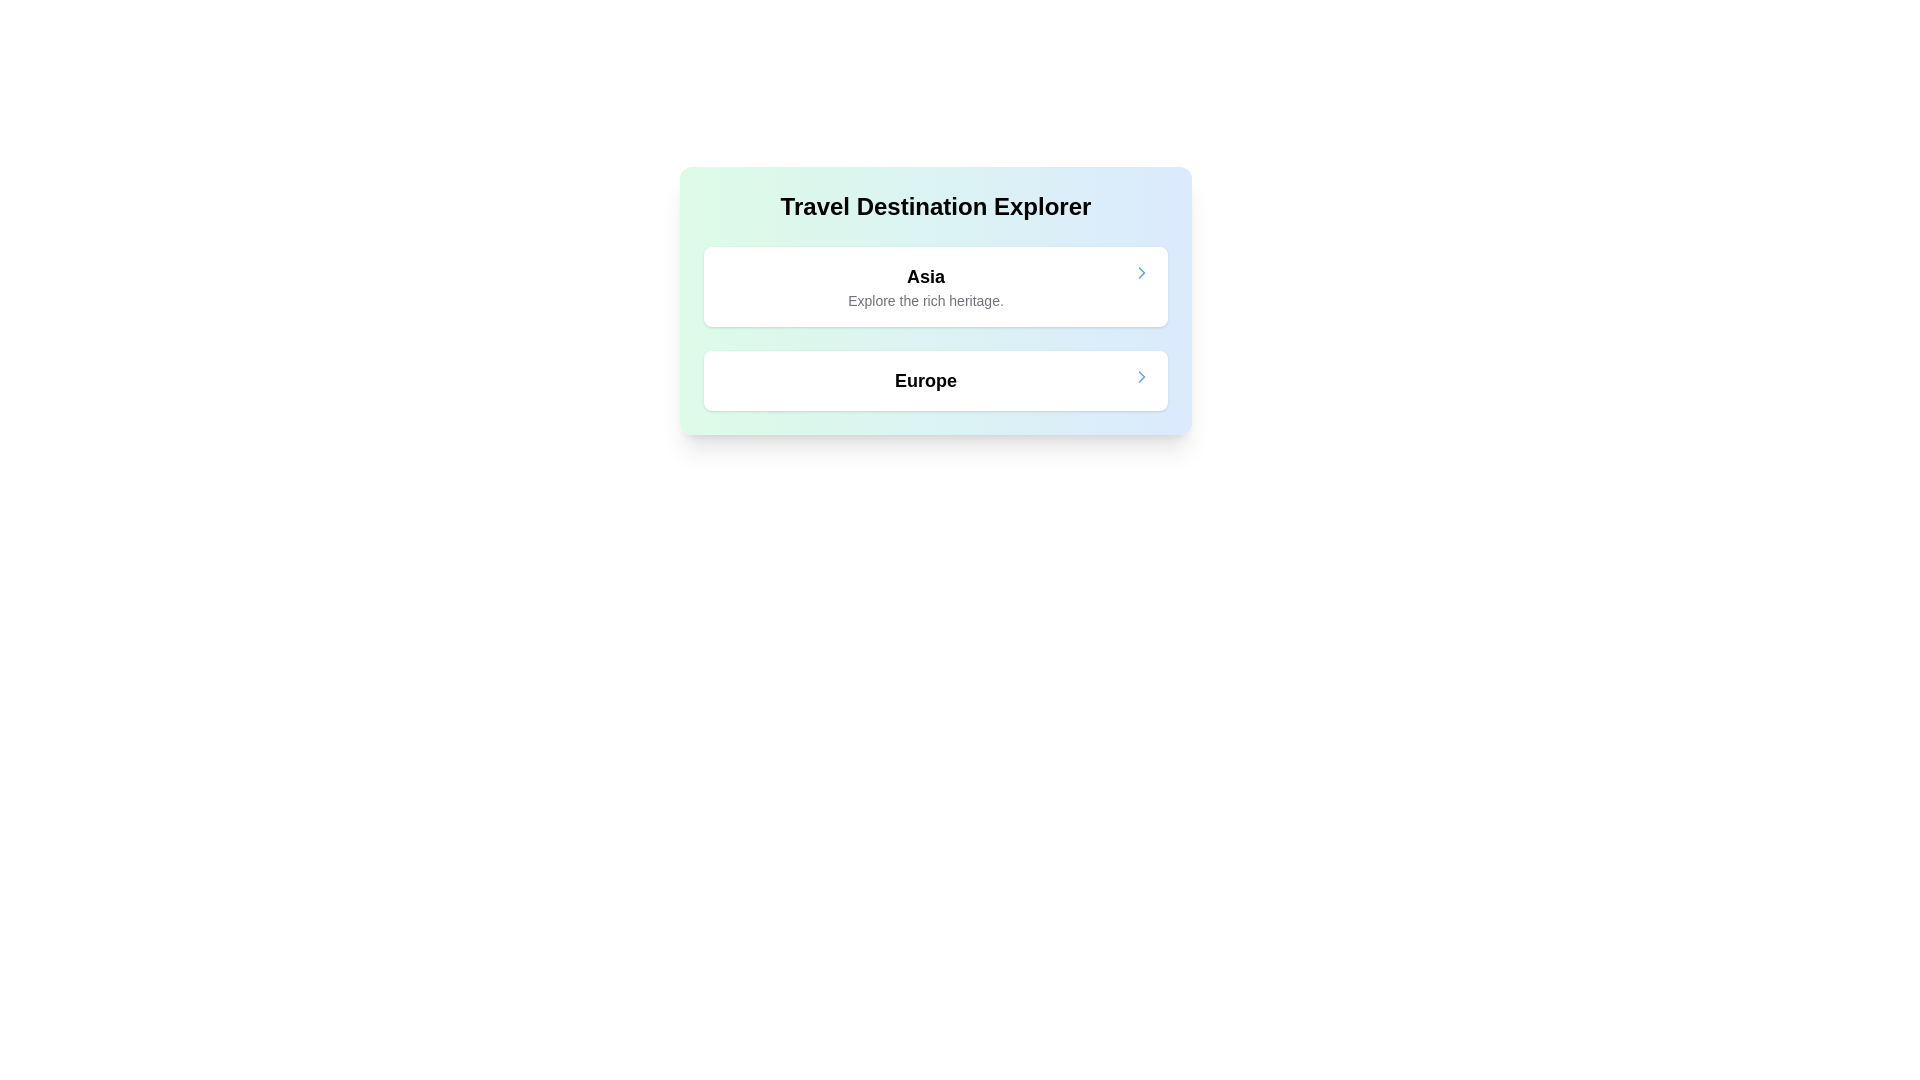 This screenshot has width=1920, height=1080. I want to click on the descriptive text label located beneath the 'Asia' title within the 'Travel Destination Explorer' section, so click(925, 300).